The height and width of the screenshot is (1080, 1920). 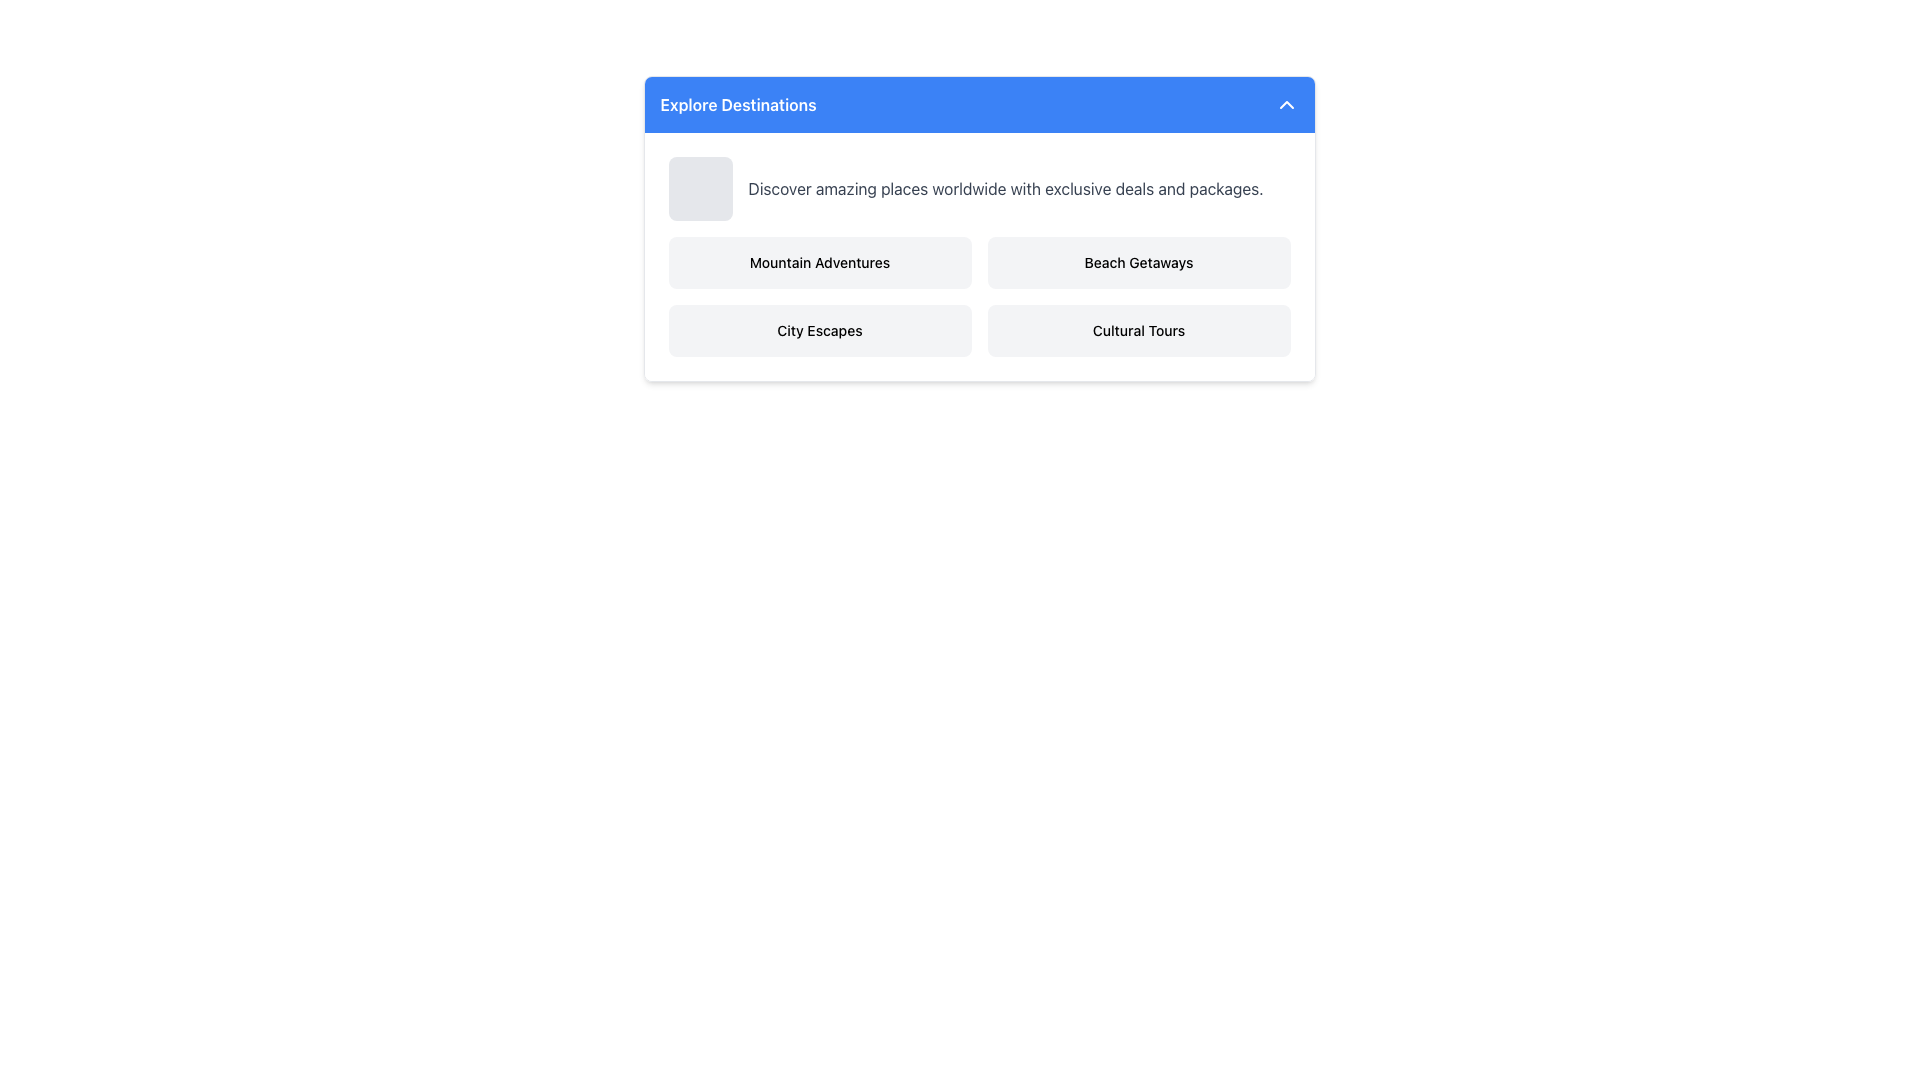 I want to click on the upward-pointing triangular chevron icon with a thin white outline, located in the header bar of the 'Explore Destinations' section, positioned on the far right above a blue background, so click(x=1286, y=104).